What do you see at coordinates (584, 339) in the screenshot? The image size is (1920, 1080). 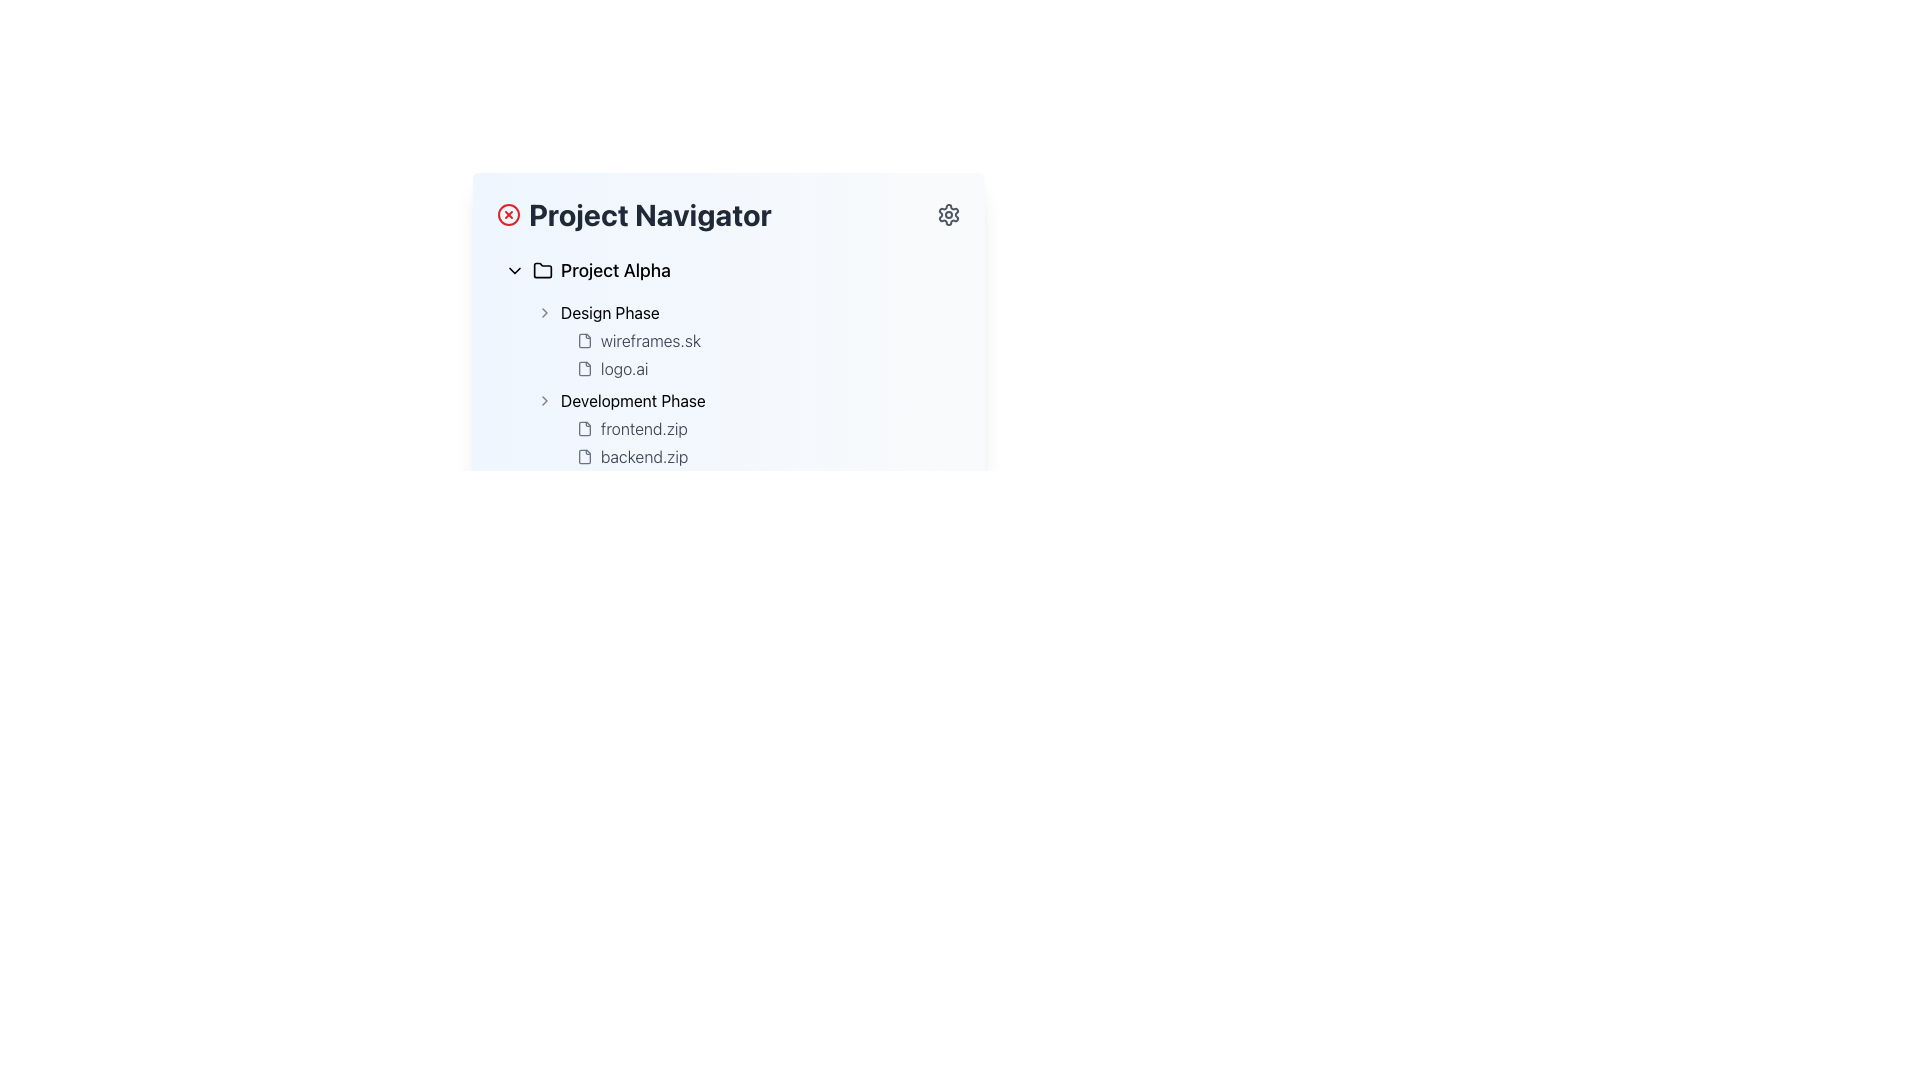 I see `the file icon representing 'wireframes.sk' located in the 'Design Phase' section of the Project Navigator` at bounding box center [584, 339].